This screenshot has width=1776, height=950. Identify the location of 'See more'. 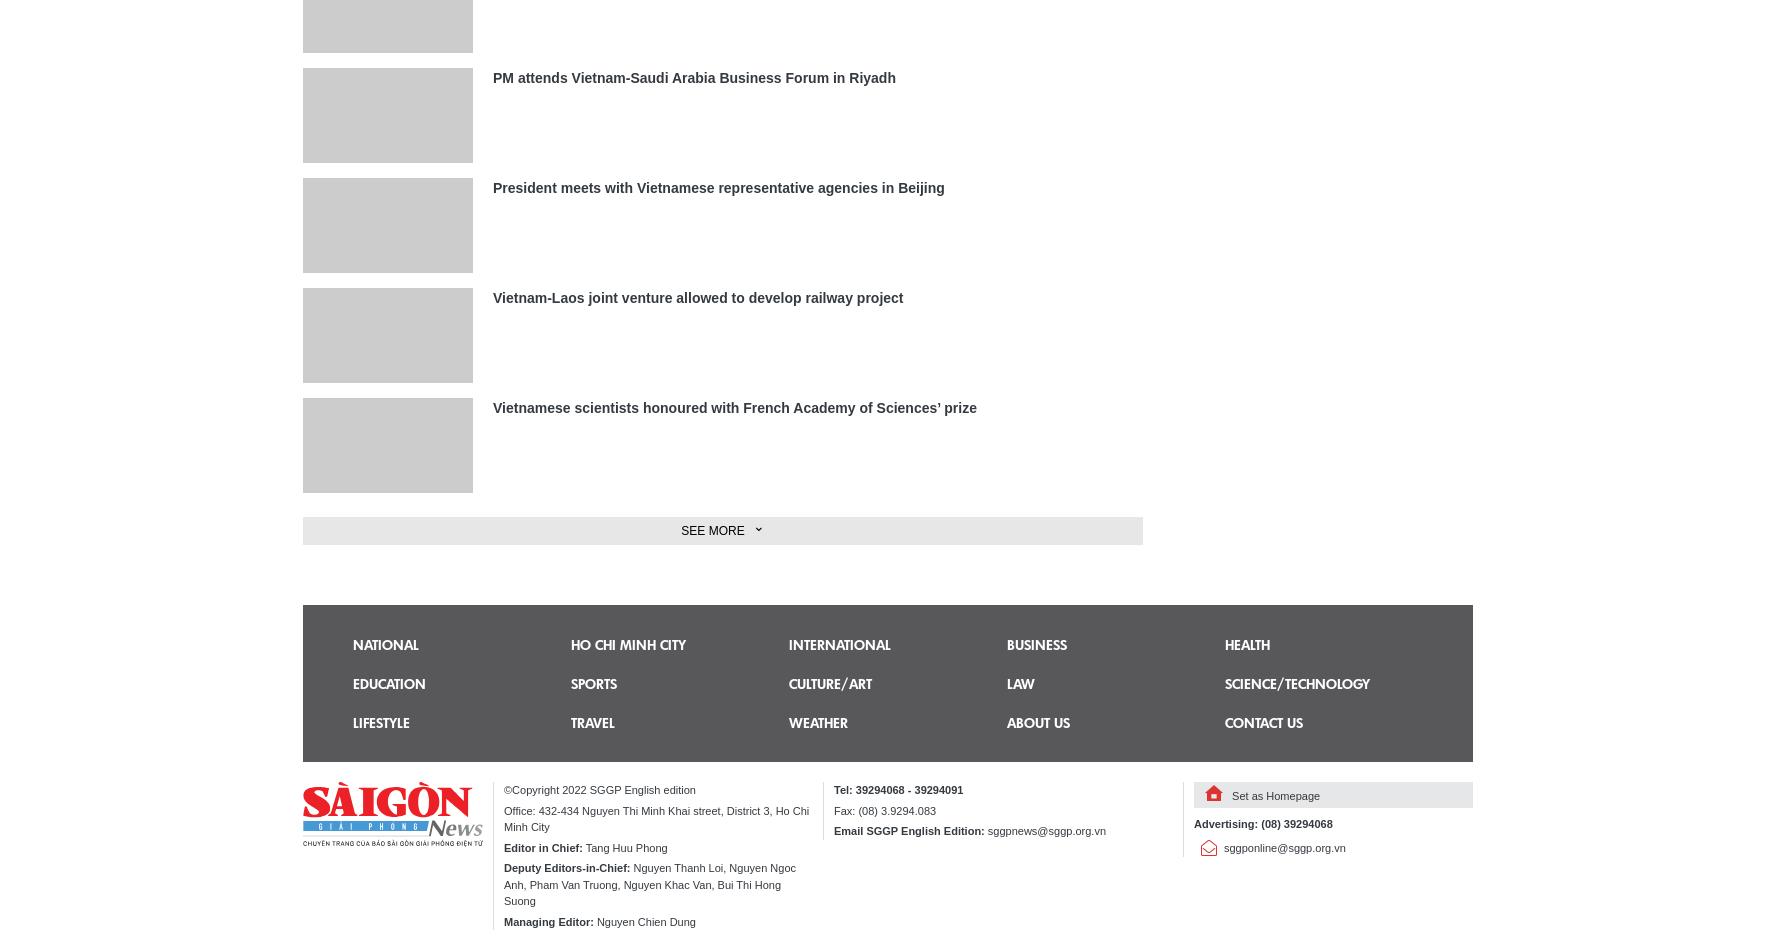
(712, 530).